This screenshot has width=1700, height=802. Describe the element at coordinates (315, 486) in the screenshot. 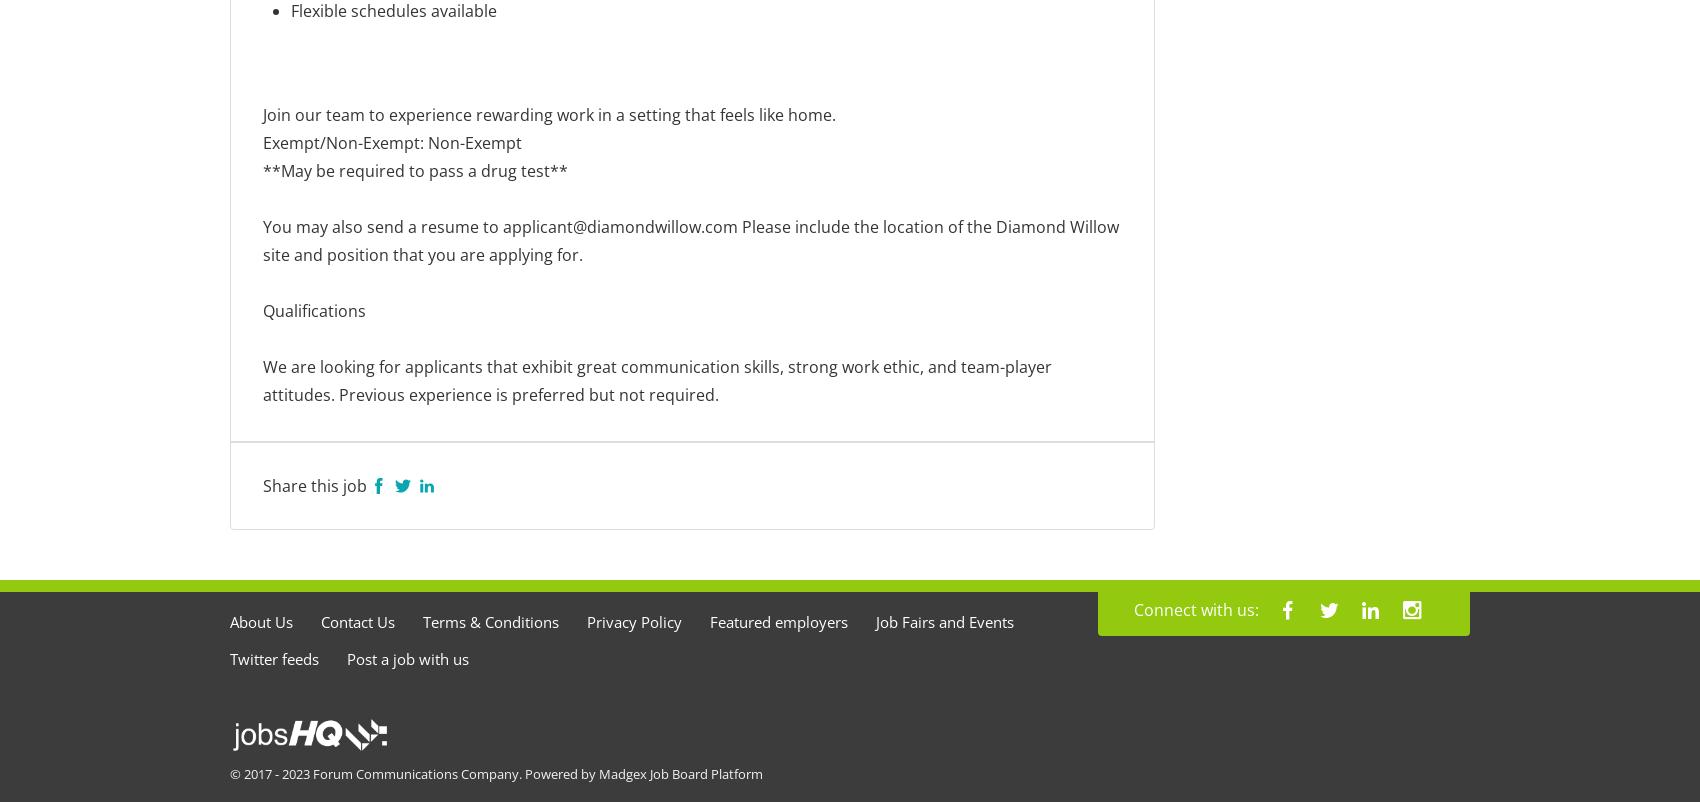

I see `'Share this job'` at that location.